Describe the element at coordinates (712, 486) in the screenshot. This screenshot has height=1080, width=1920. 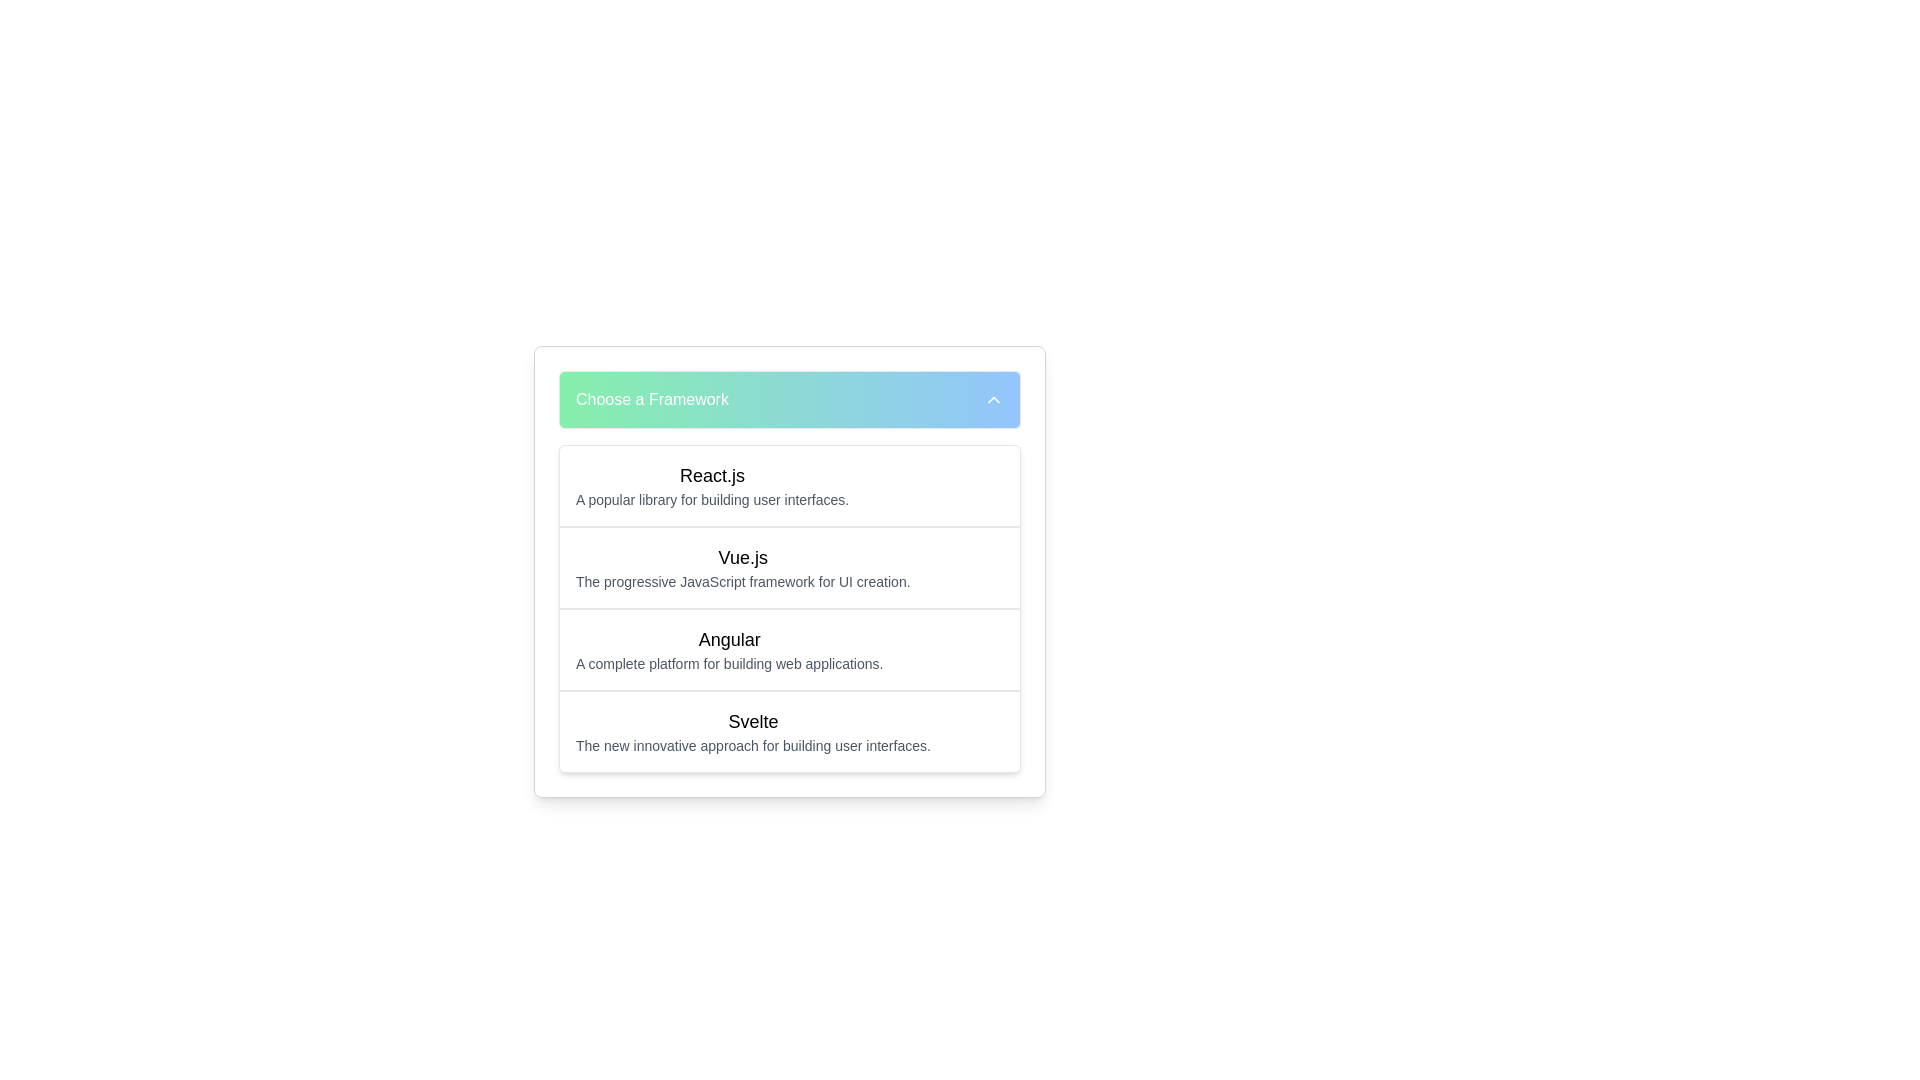
I see `the Text label for the React.js framework option in the 'Choose a Framework' selection panel, which is the first option in the list` at that location.